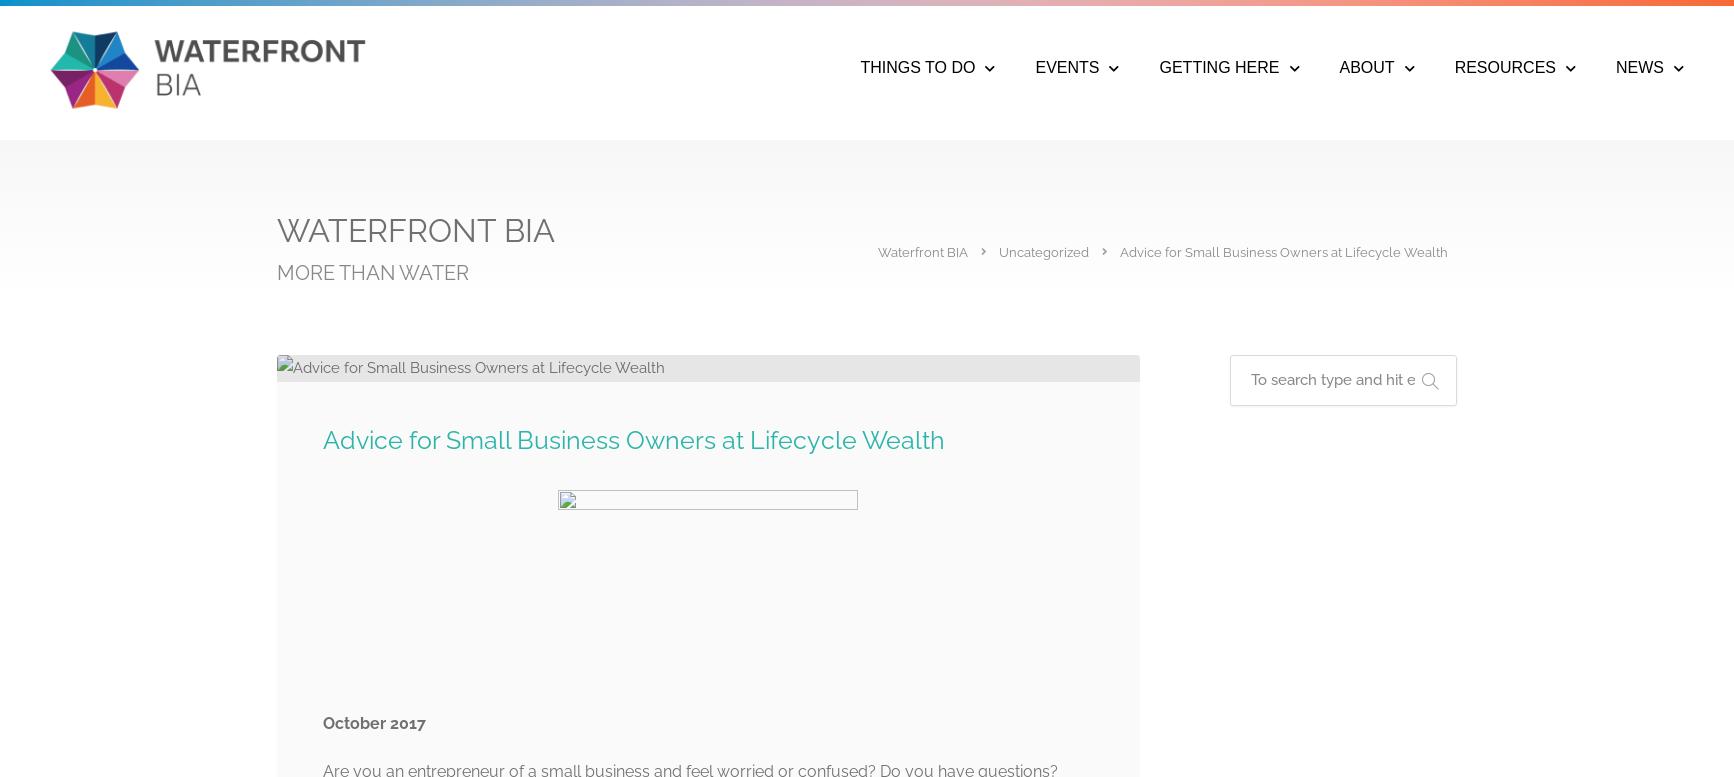  What do you see at coordinates (1219, 66) in the screenshot?
I see `'GETTING HERE'` at bounding box center [1219, 66].